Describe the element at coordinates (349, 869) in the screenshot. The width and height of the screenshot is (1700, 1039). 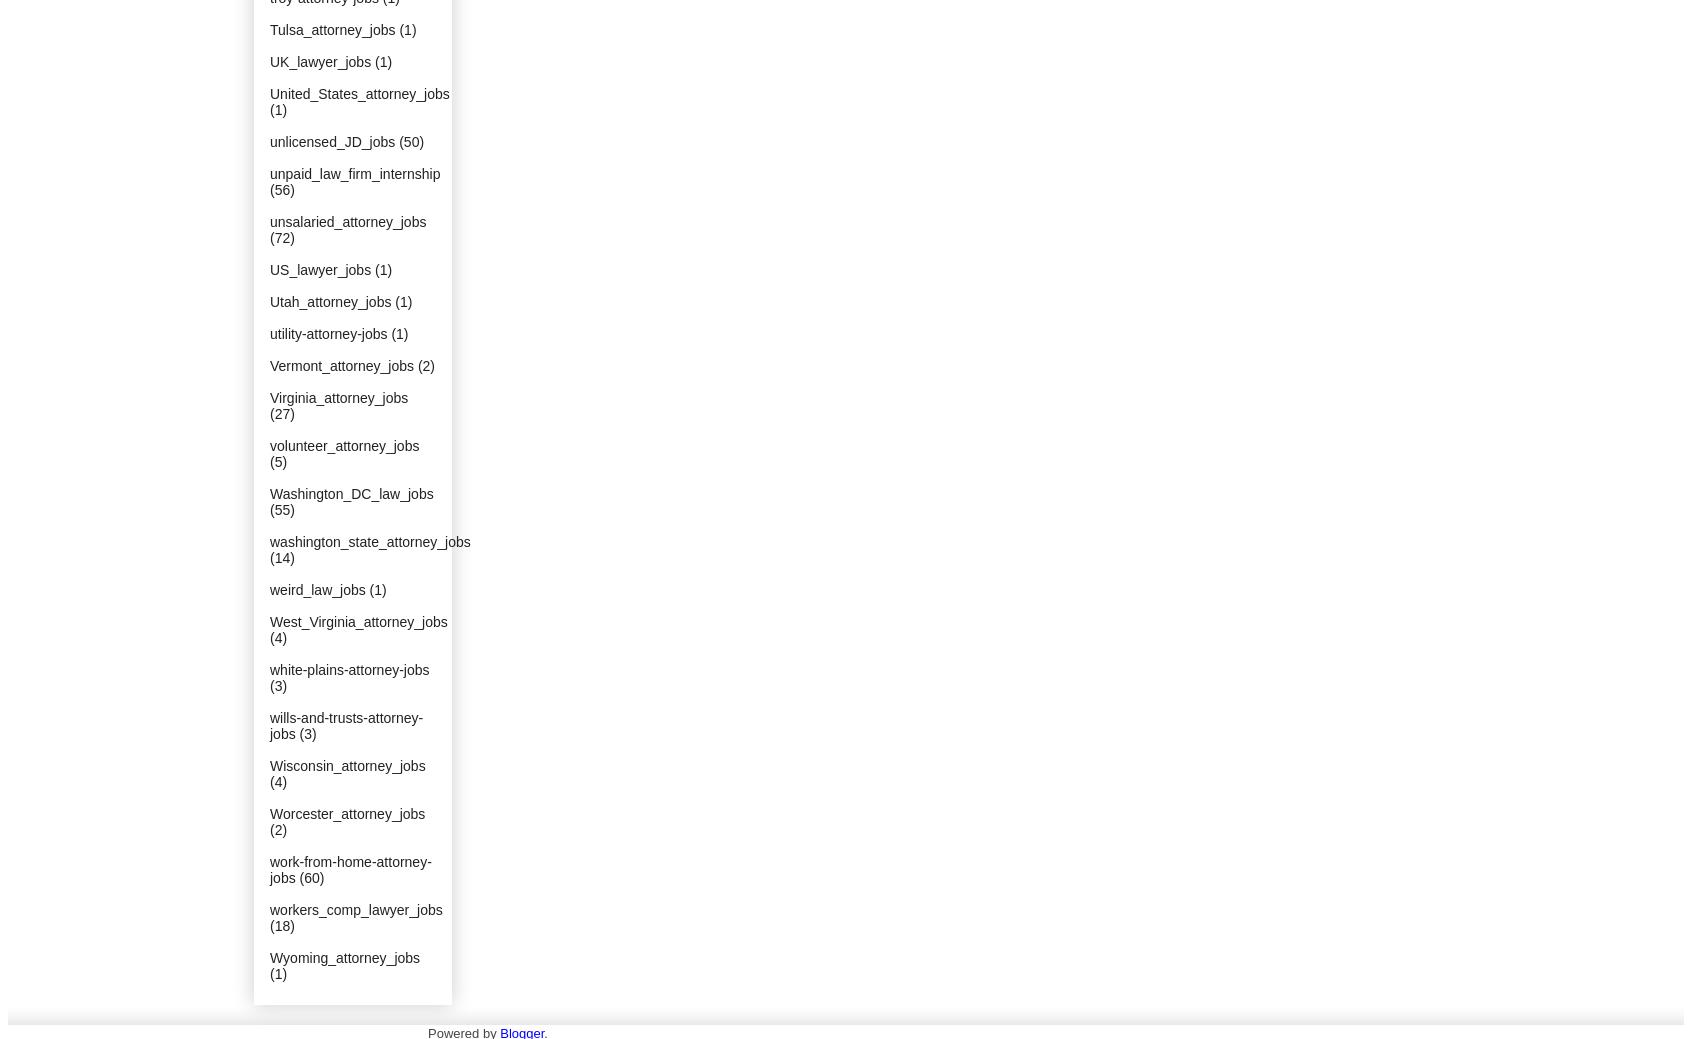
I see `'work-from-home-attorney-jobs'` at that location.